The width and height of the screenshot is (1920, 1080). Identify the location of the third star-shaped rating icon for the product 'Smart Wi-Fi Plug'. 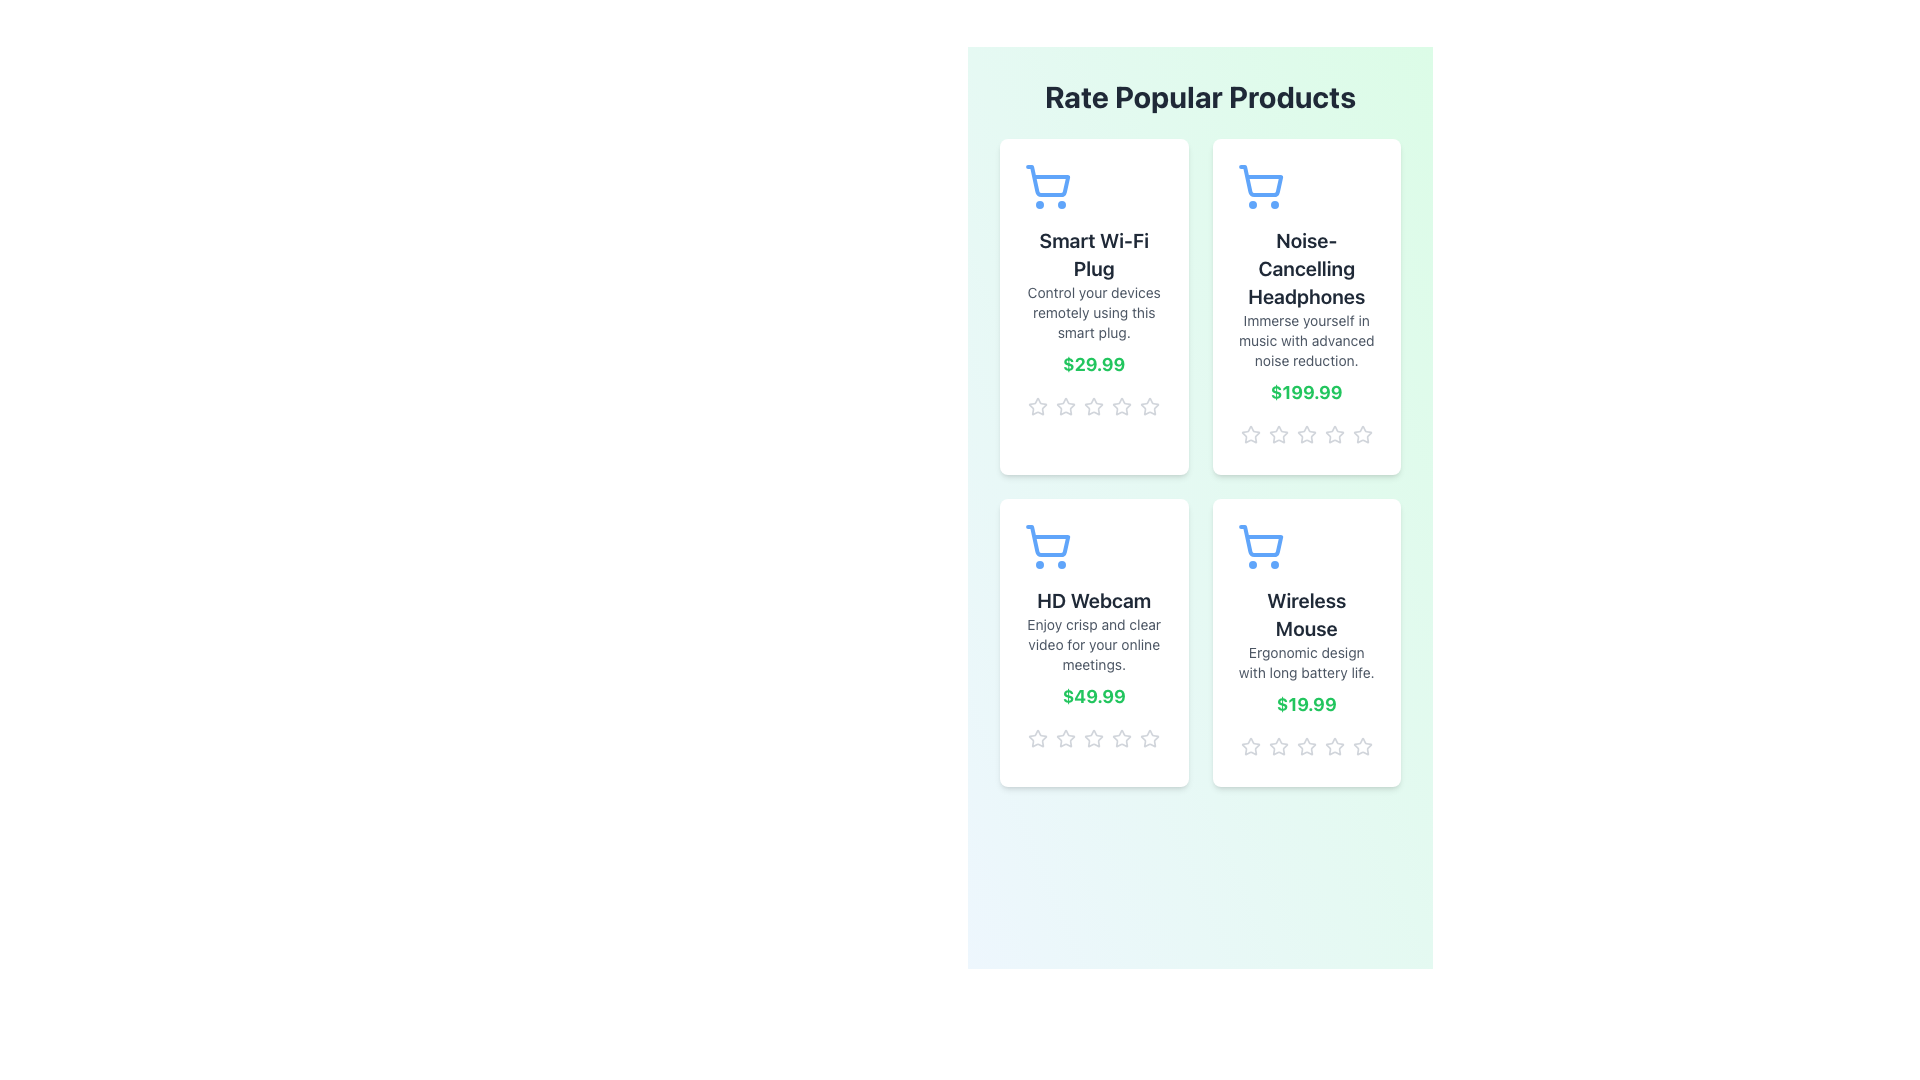
(1093, 405).